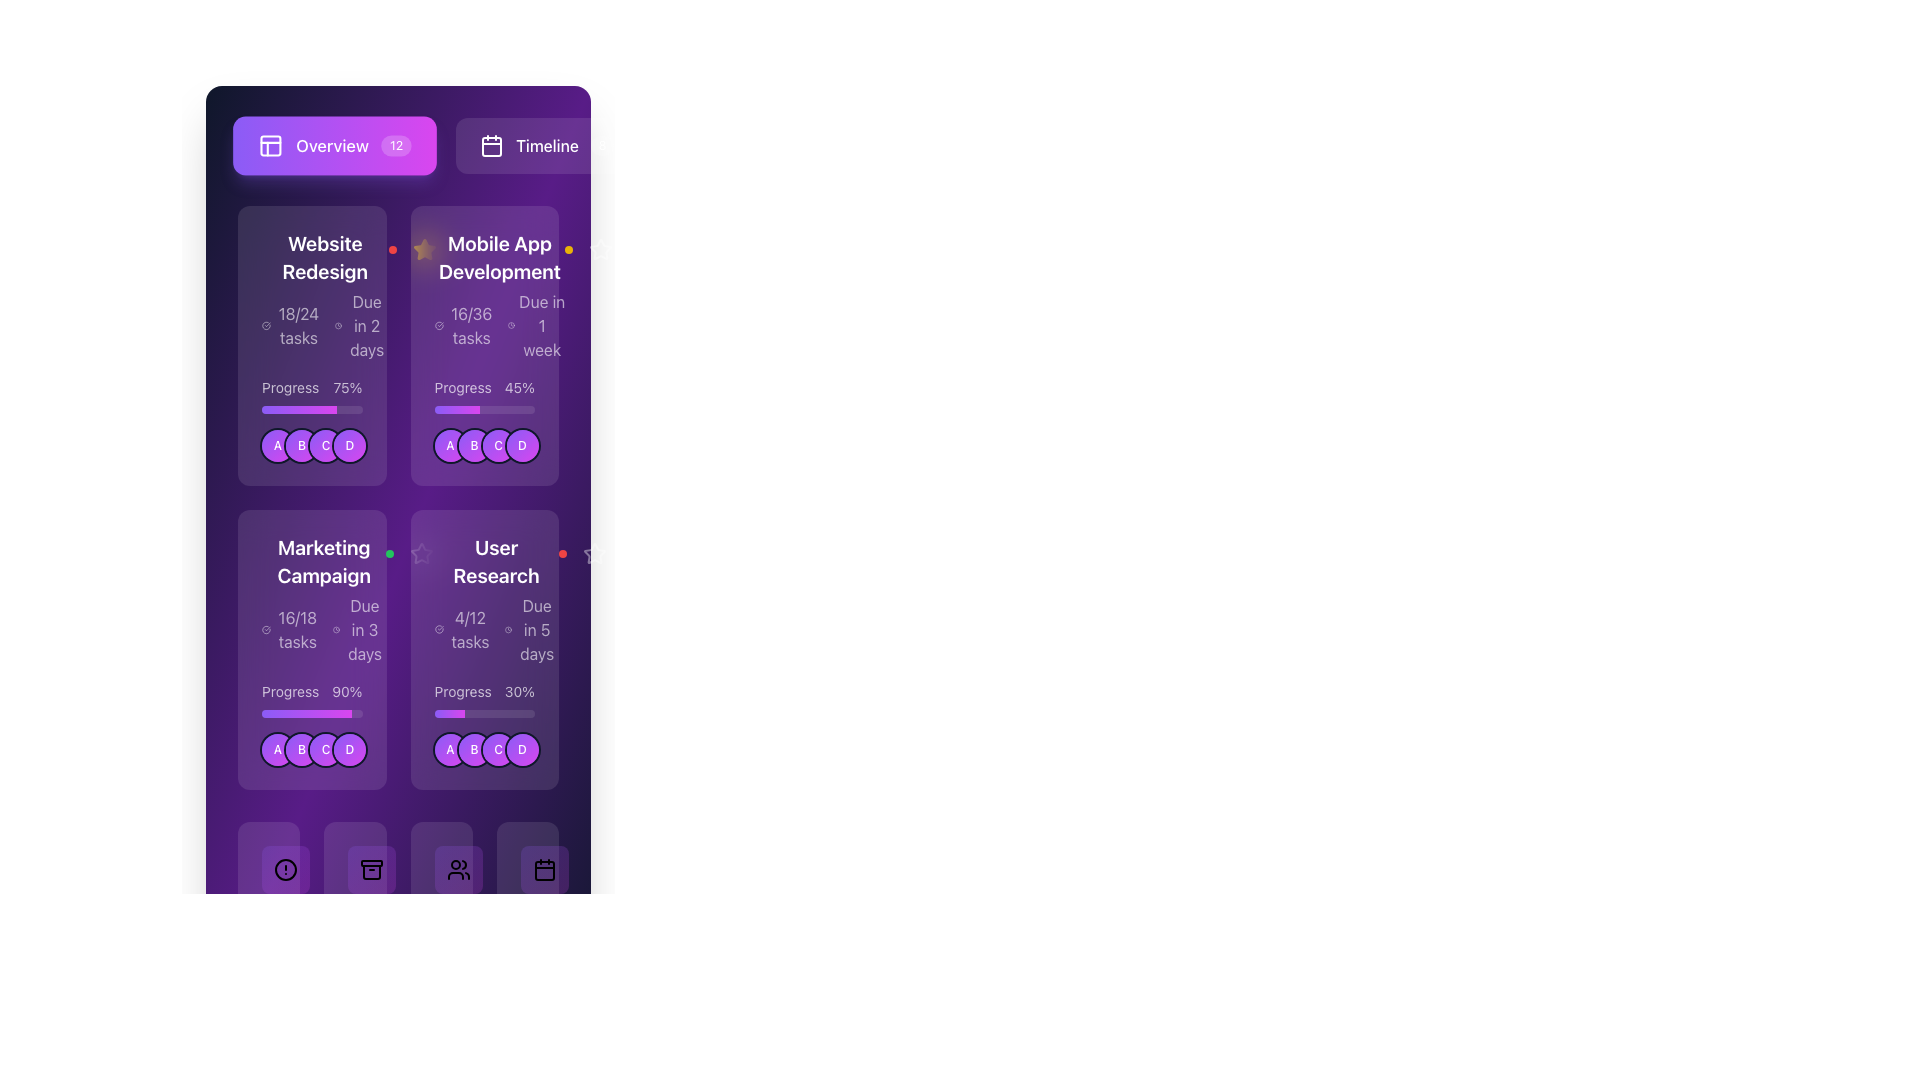  I want to click on fourth circular avatar located at the bottom section of the 'User Research' panel for user details, so click(522, 749).